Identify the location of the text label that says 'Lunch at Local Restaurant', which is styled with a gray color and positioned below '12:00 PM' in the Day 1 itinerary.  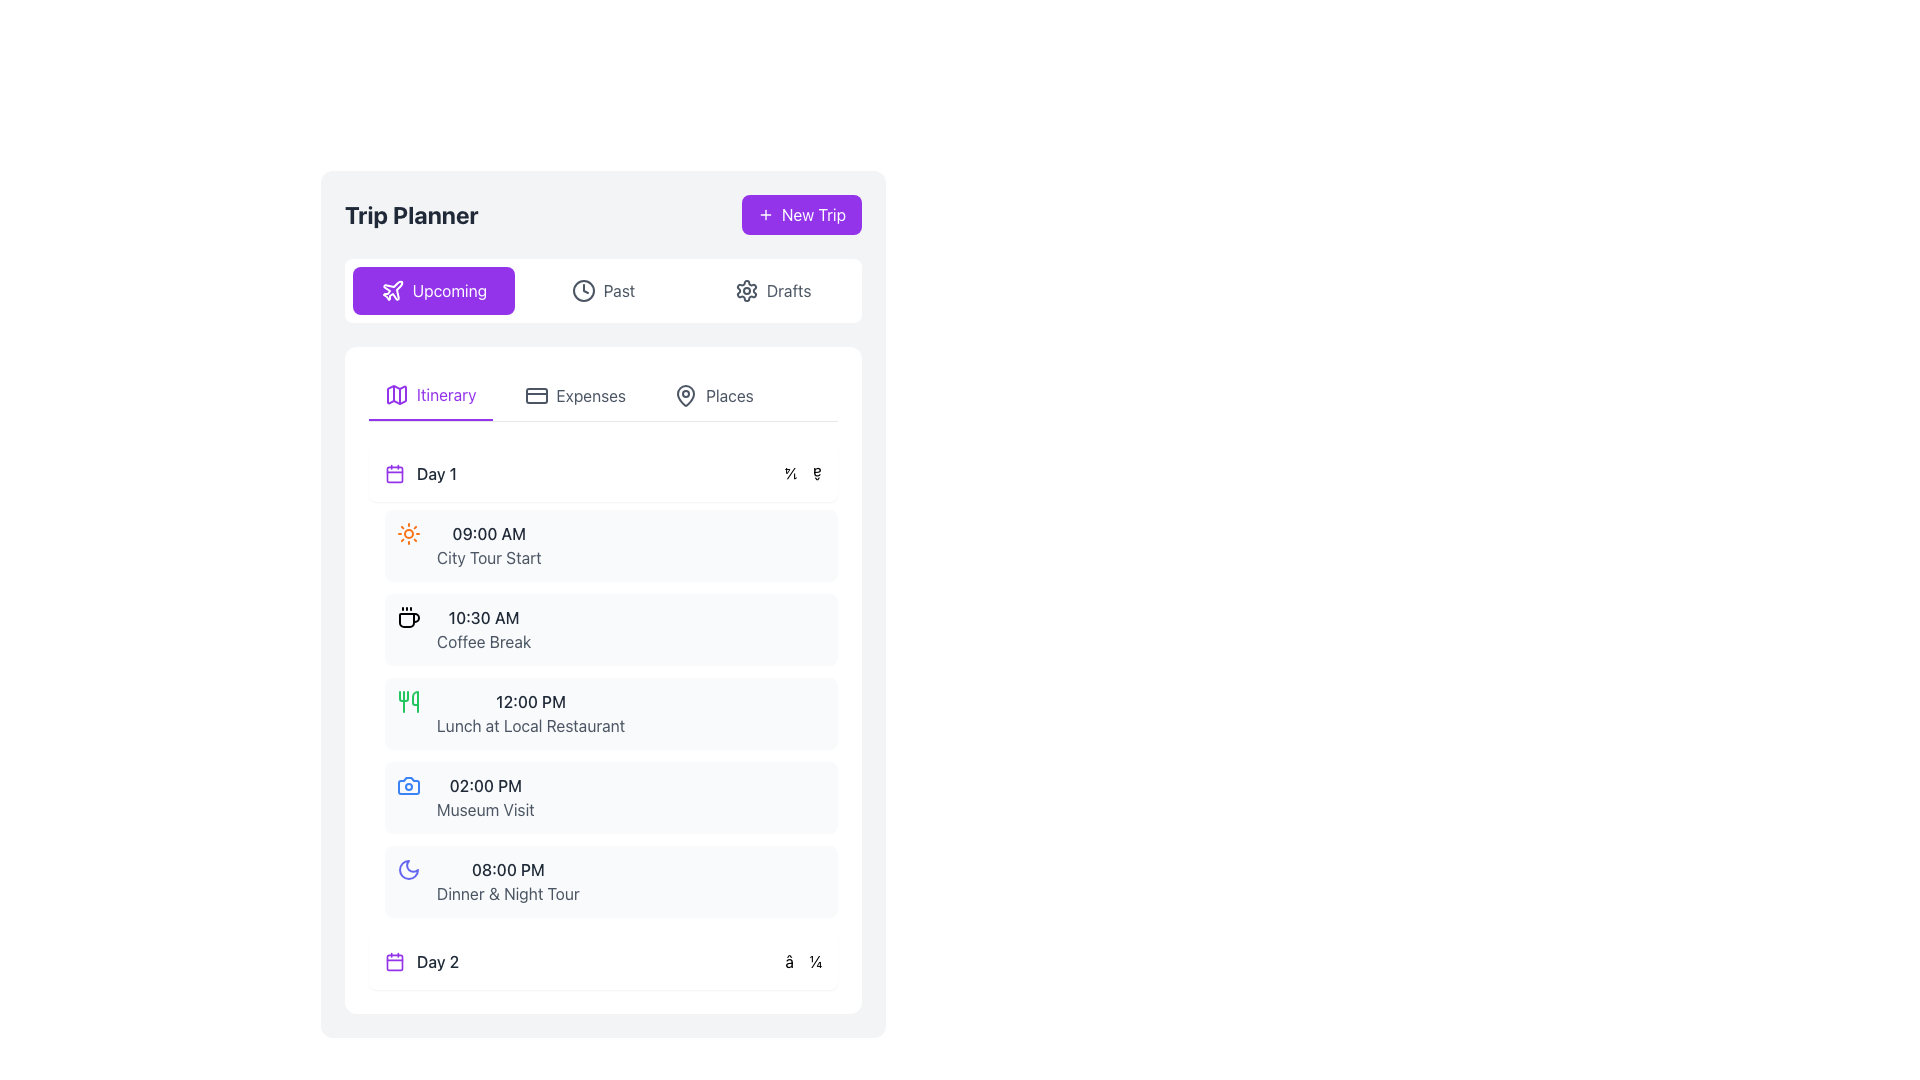
(531, 725).